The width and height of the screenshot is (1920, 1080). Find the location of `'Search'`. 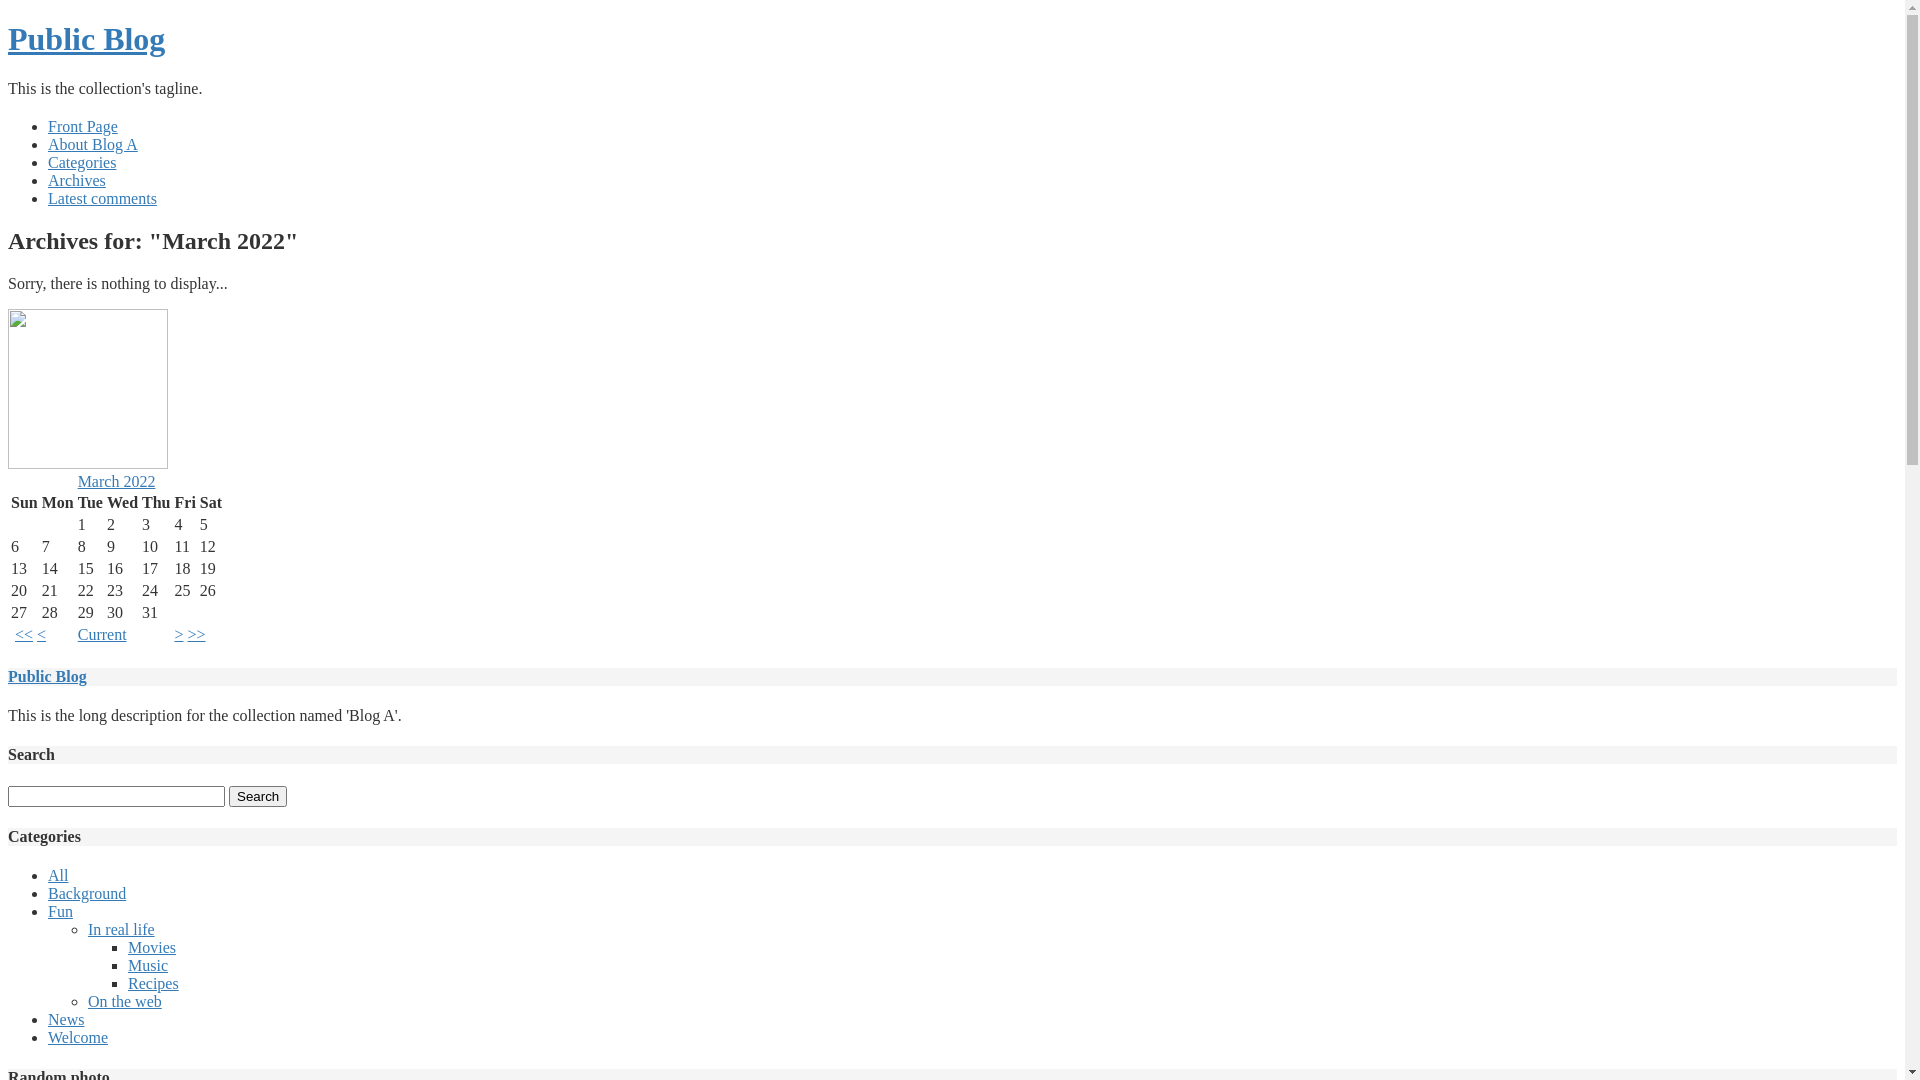

'Search' is located at coordinates (257, 795).